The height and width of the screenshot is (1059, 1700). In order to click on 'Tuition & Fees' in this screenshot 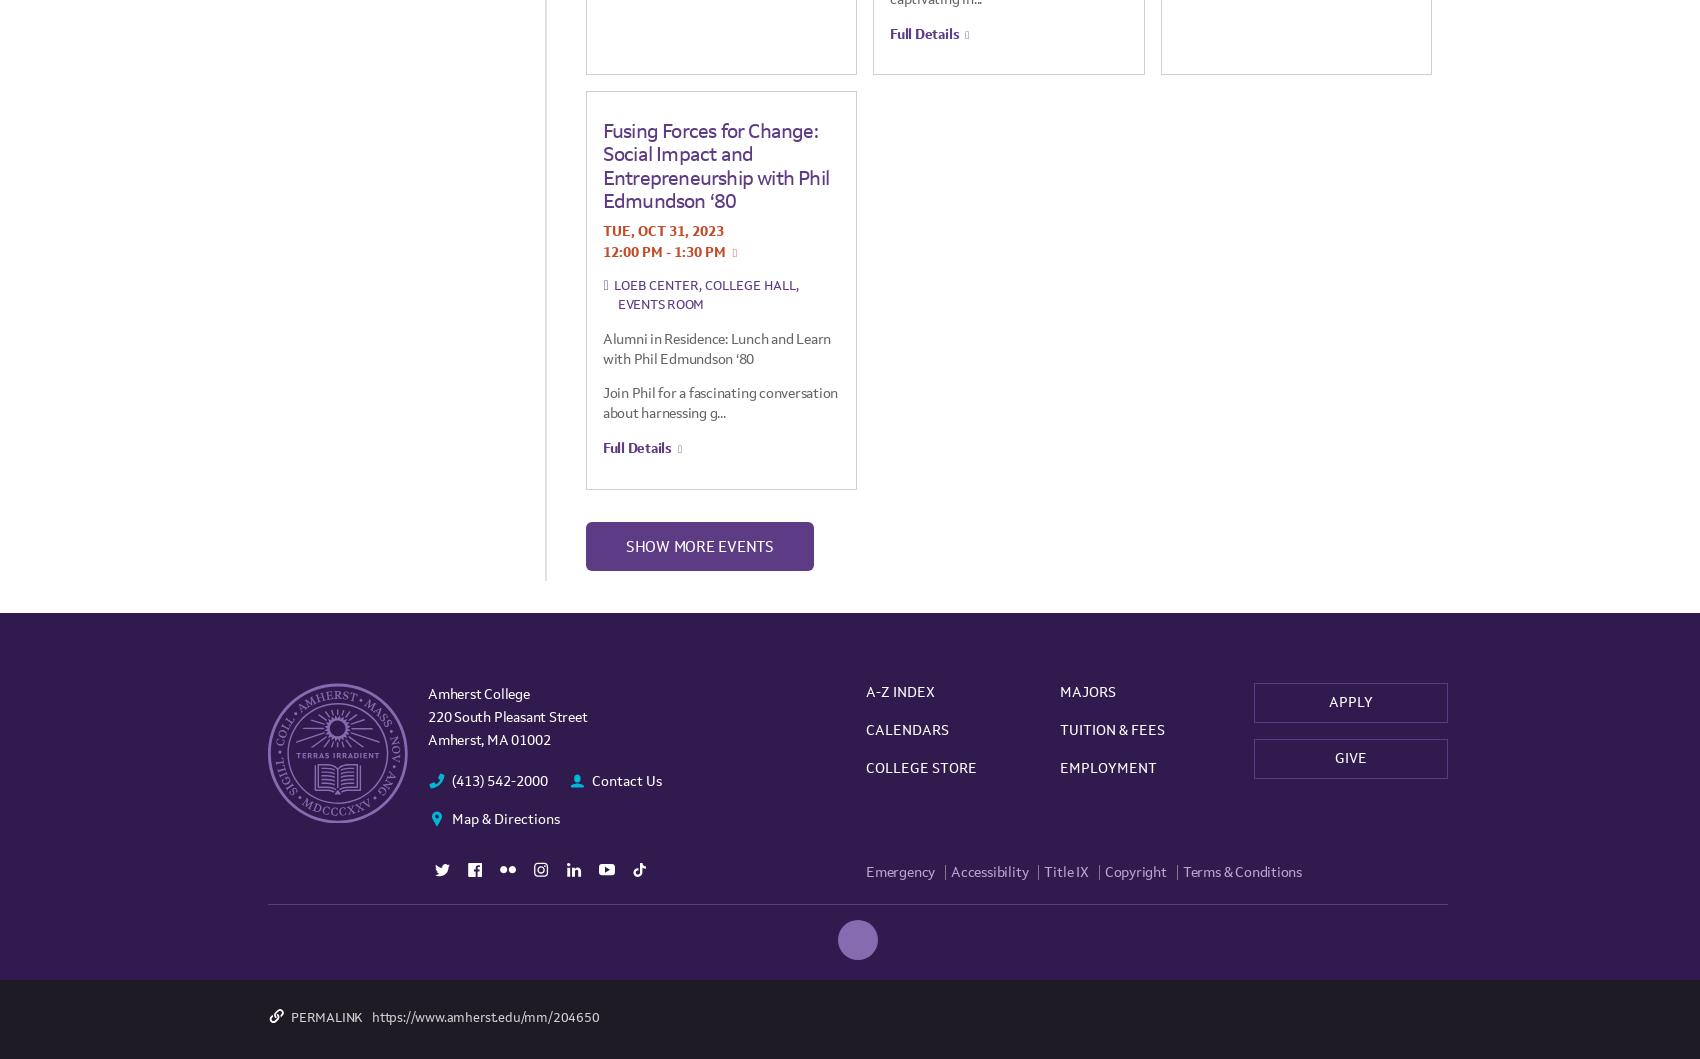, I will do `click(1058, 729)`.